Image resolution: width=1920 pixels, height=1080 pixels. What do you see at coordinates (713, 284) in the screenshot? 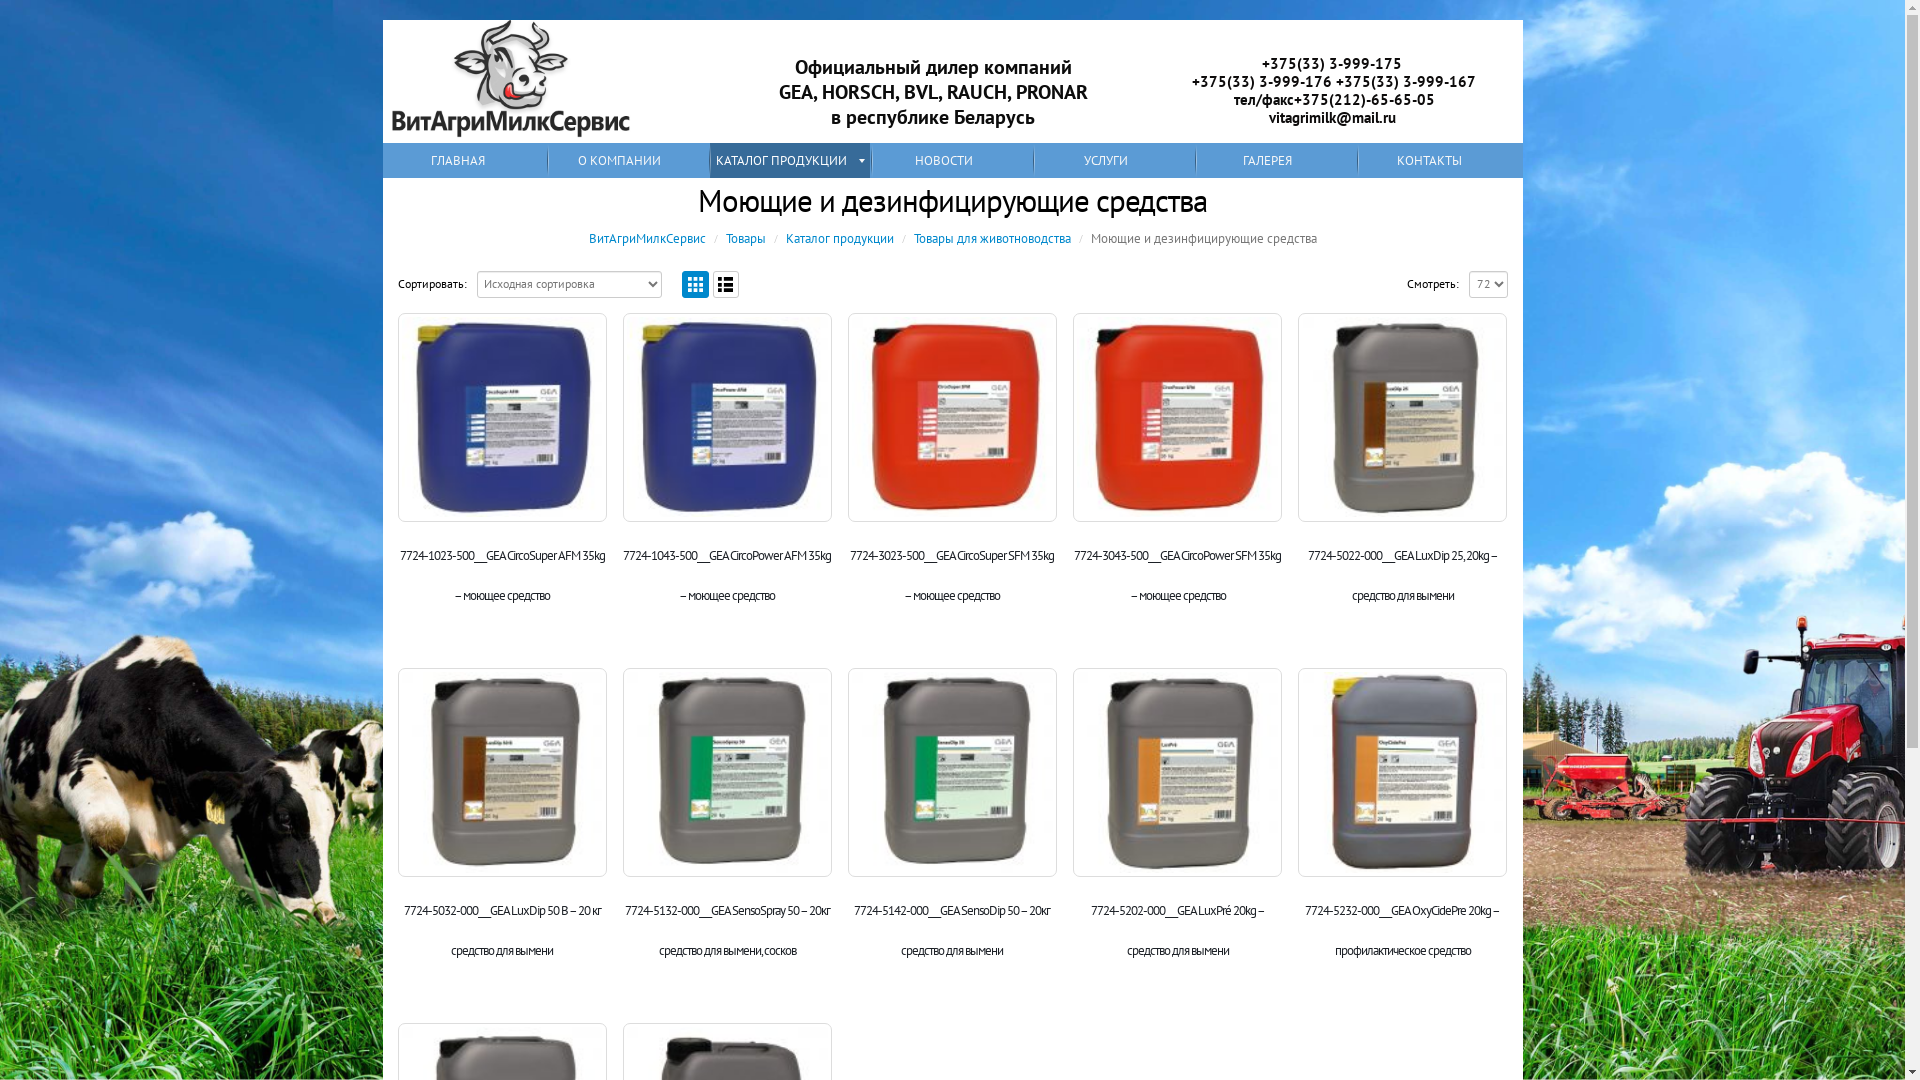
I see `'List View'` at bounding box center [713, 284].